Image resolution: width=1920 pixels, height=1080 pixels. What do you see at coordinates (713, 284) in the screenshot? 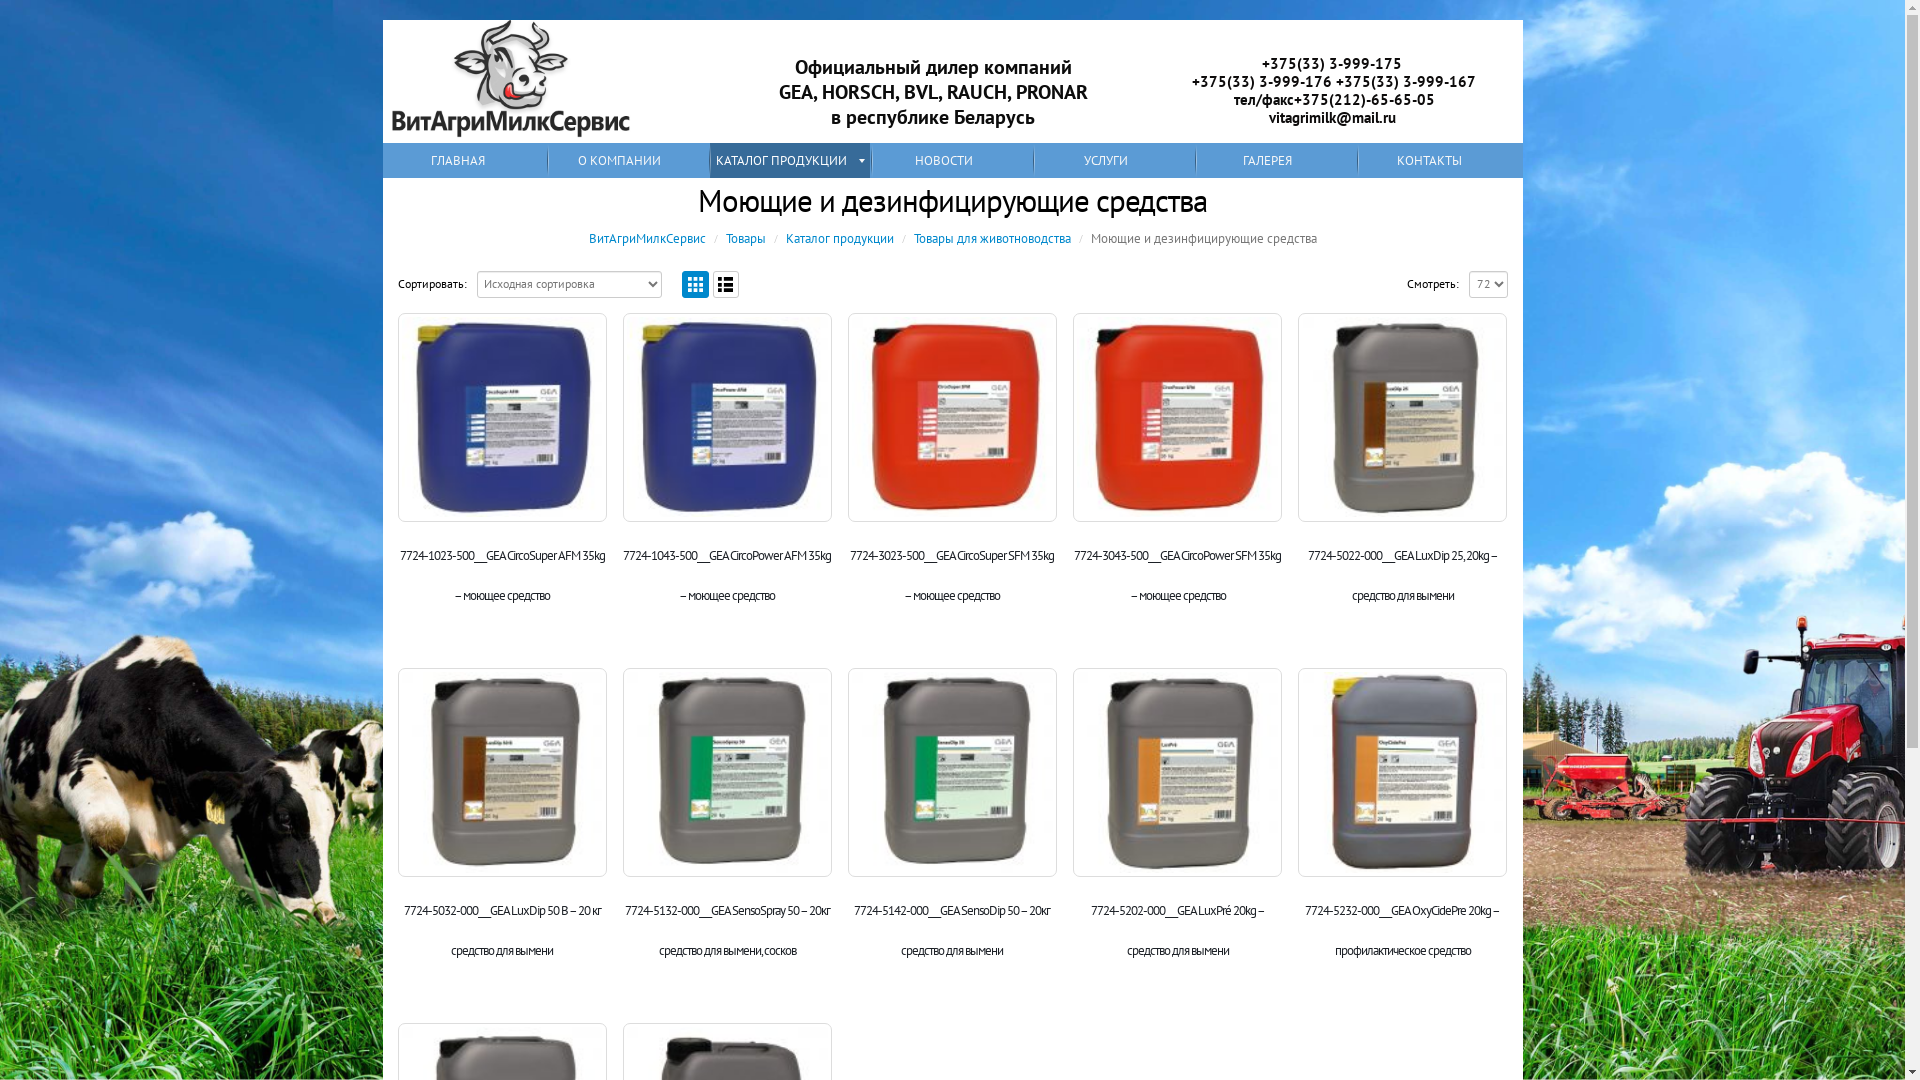
I see `'List View'` at bounding box center [713, 284].